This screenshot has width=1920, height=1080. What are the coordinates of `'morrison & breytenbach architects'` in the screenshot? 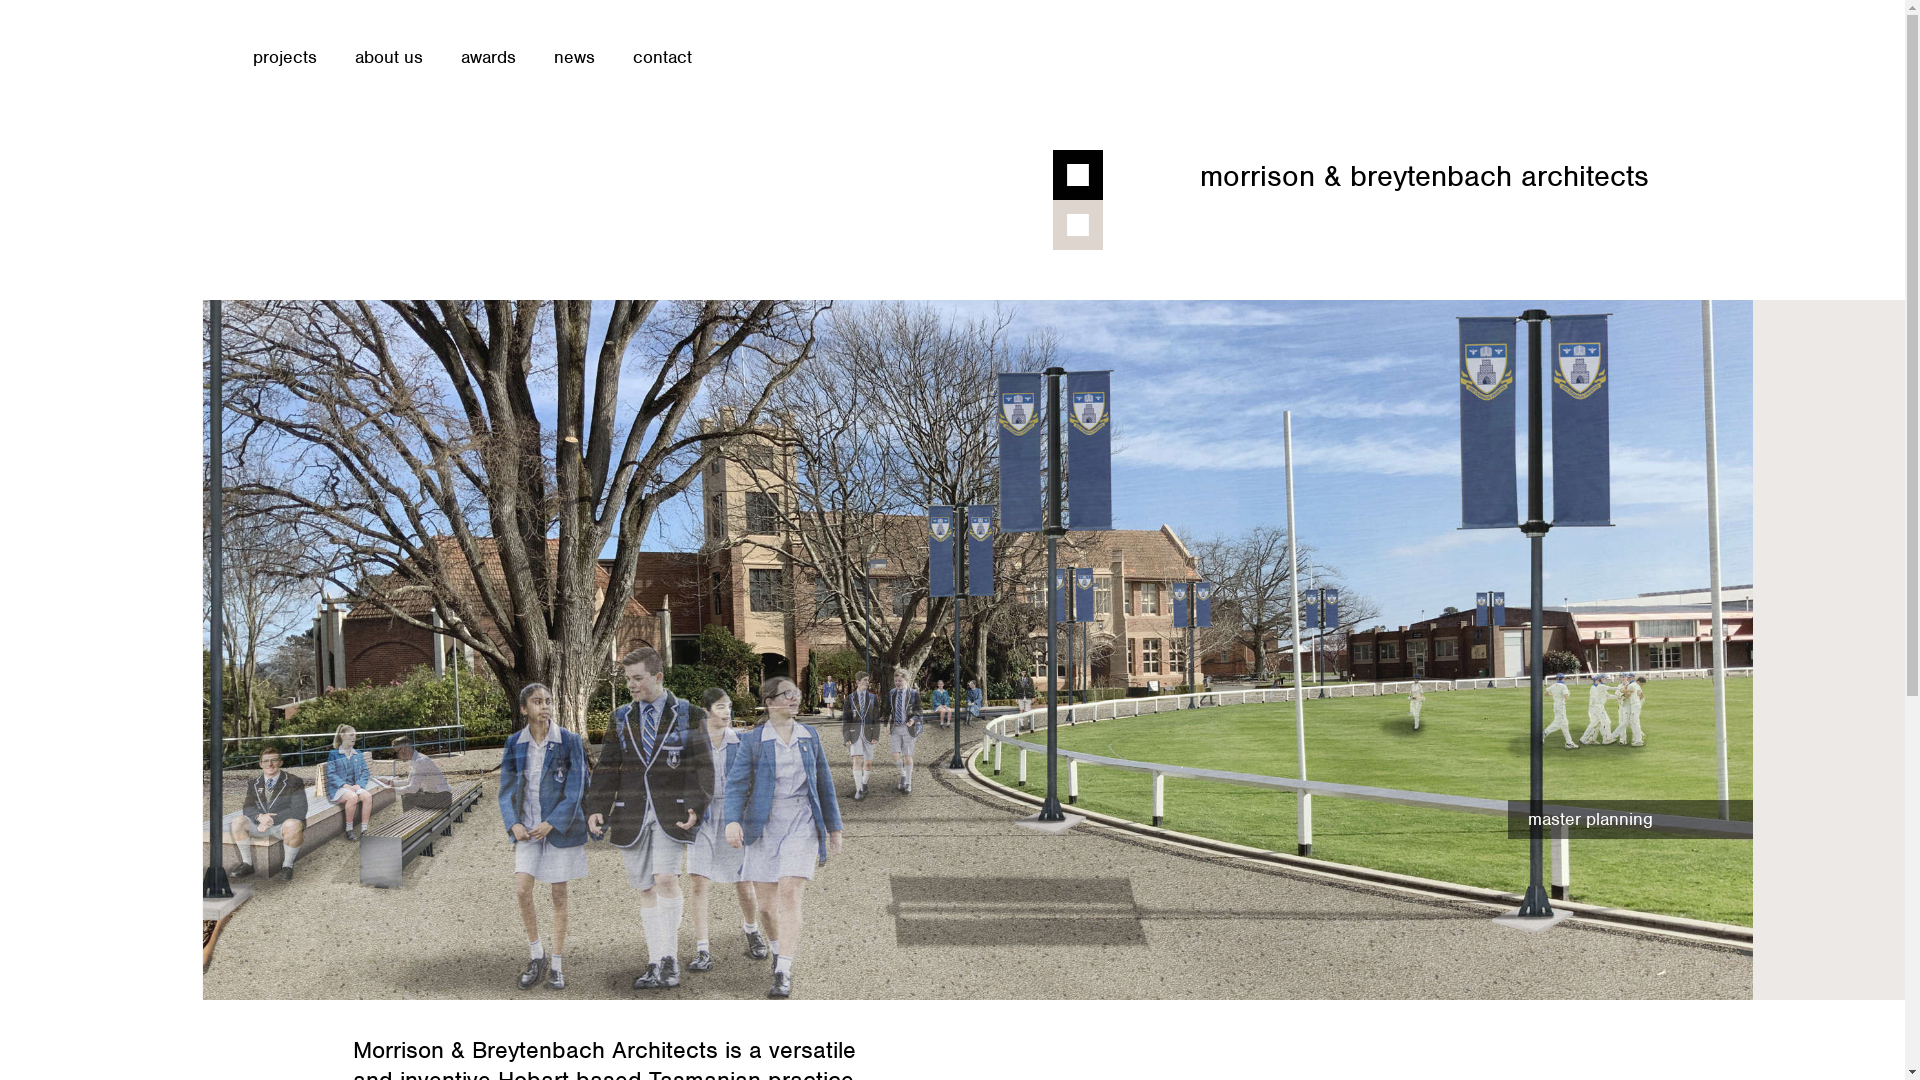 It's located at (1423, 175).